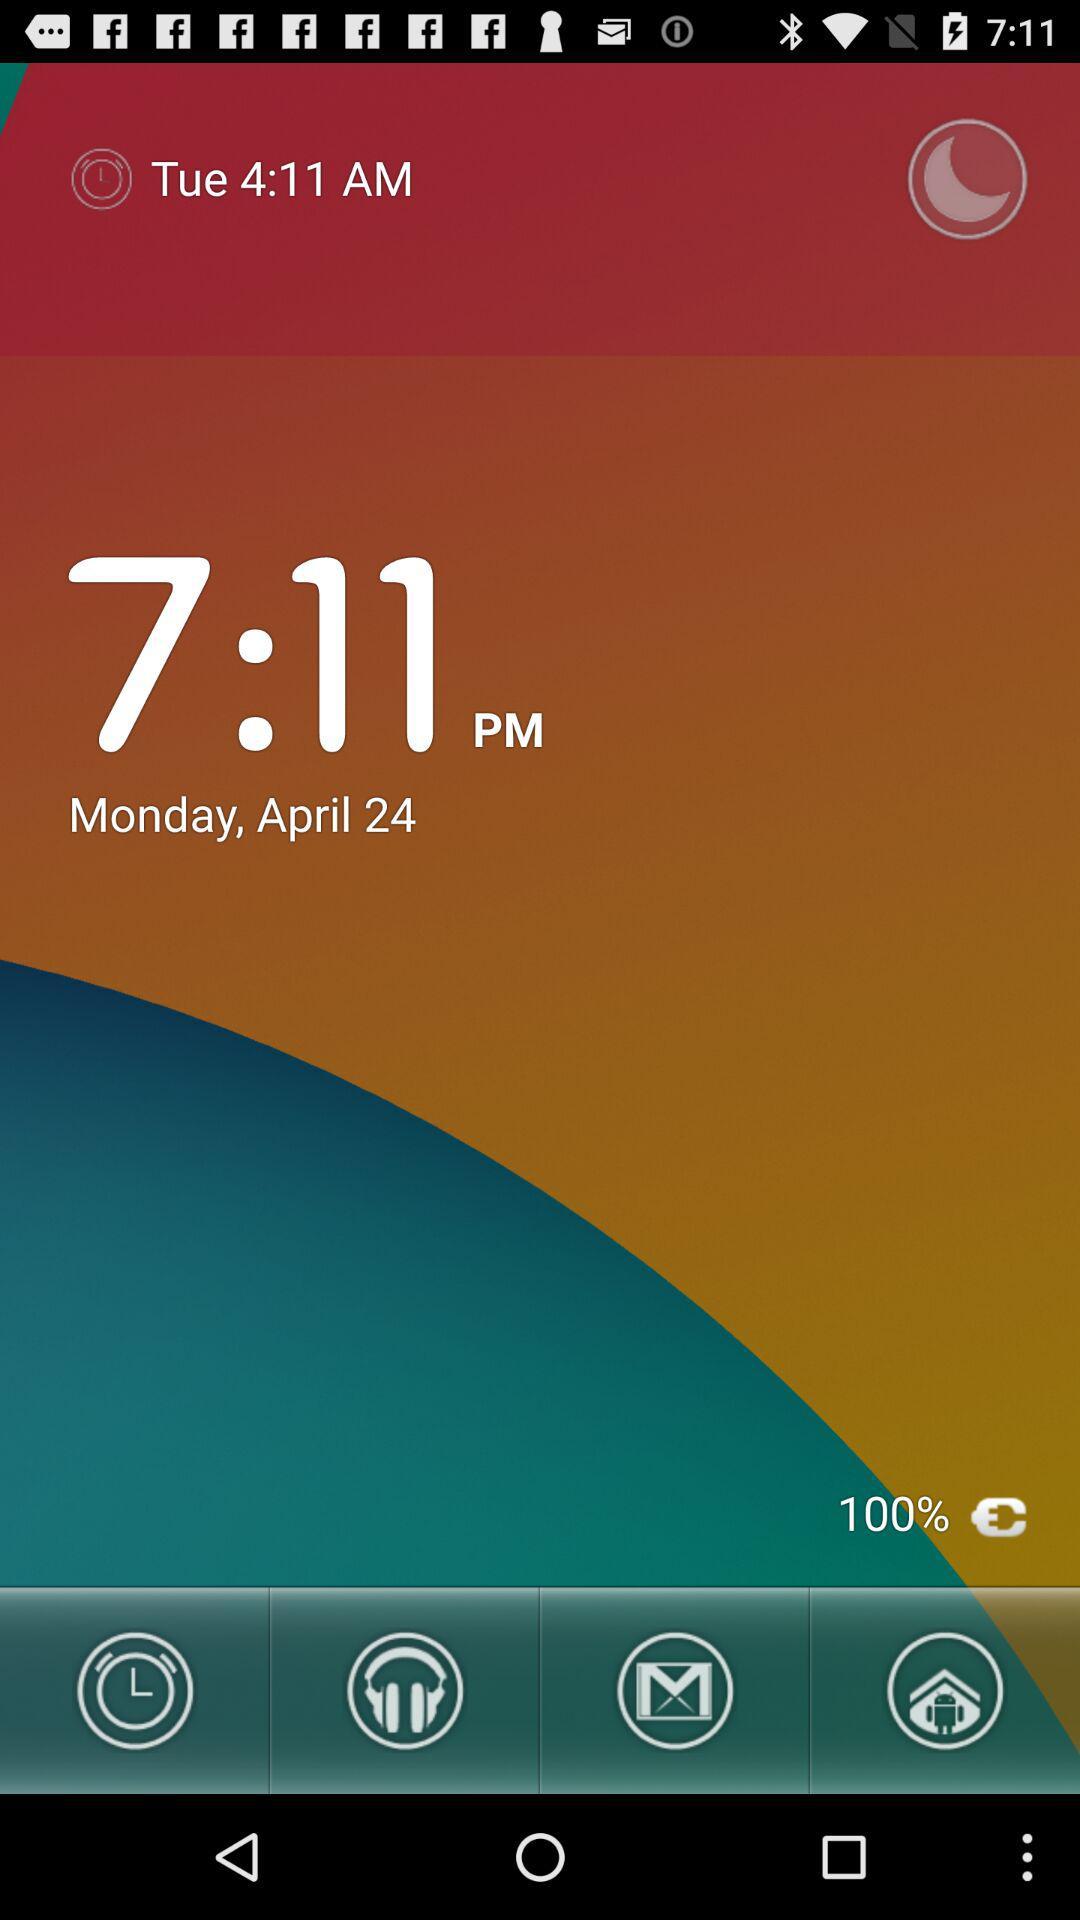 The width and height of the screenshot is (1080, 1920). I want to click on the time icon, so click(966, 191).